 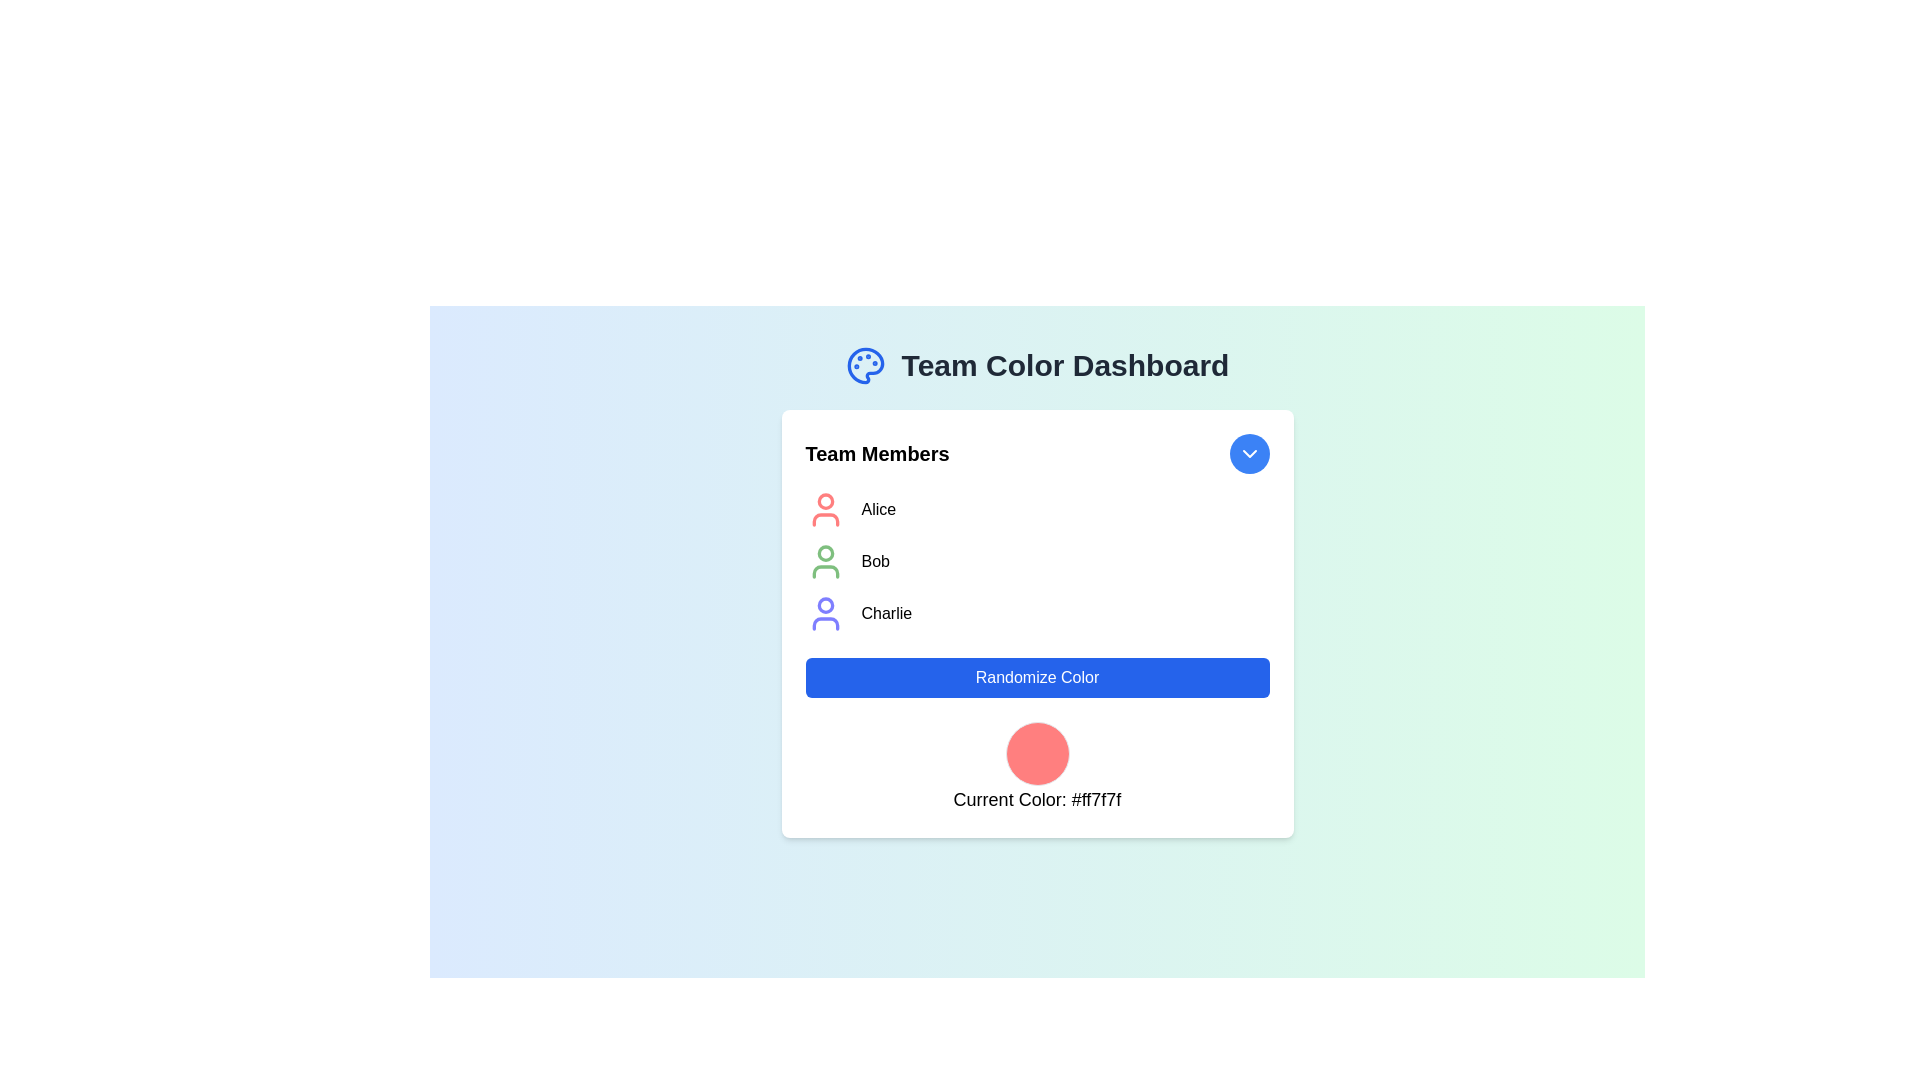 I want to click on the red circular user profile icon representing 'Alice', so click(x=1037, y=508).